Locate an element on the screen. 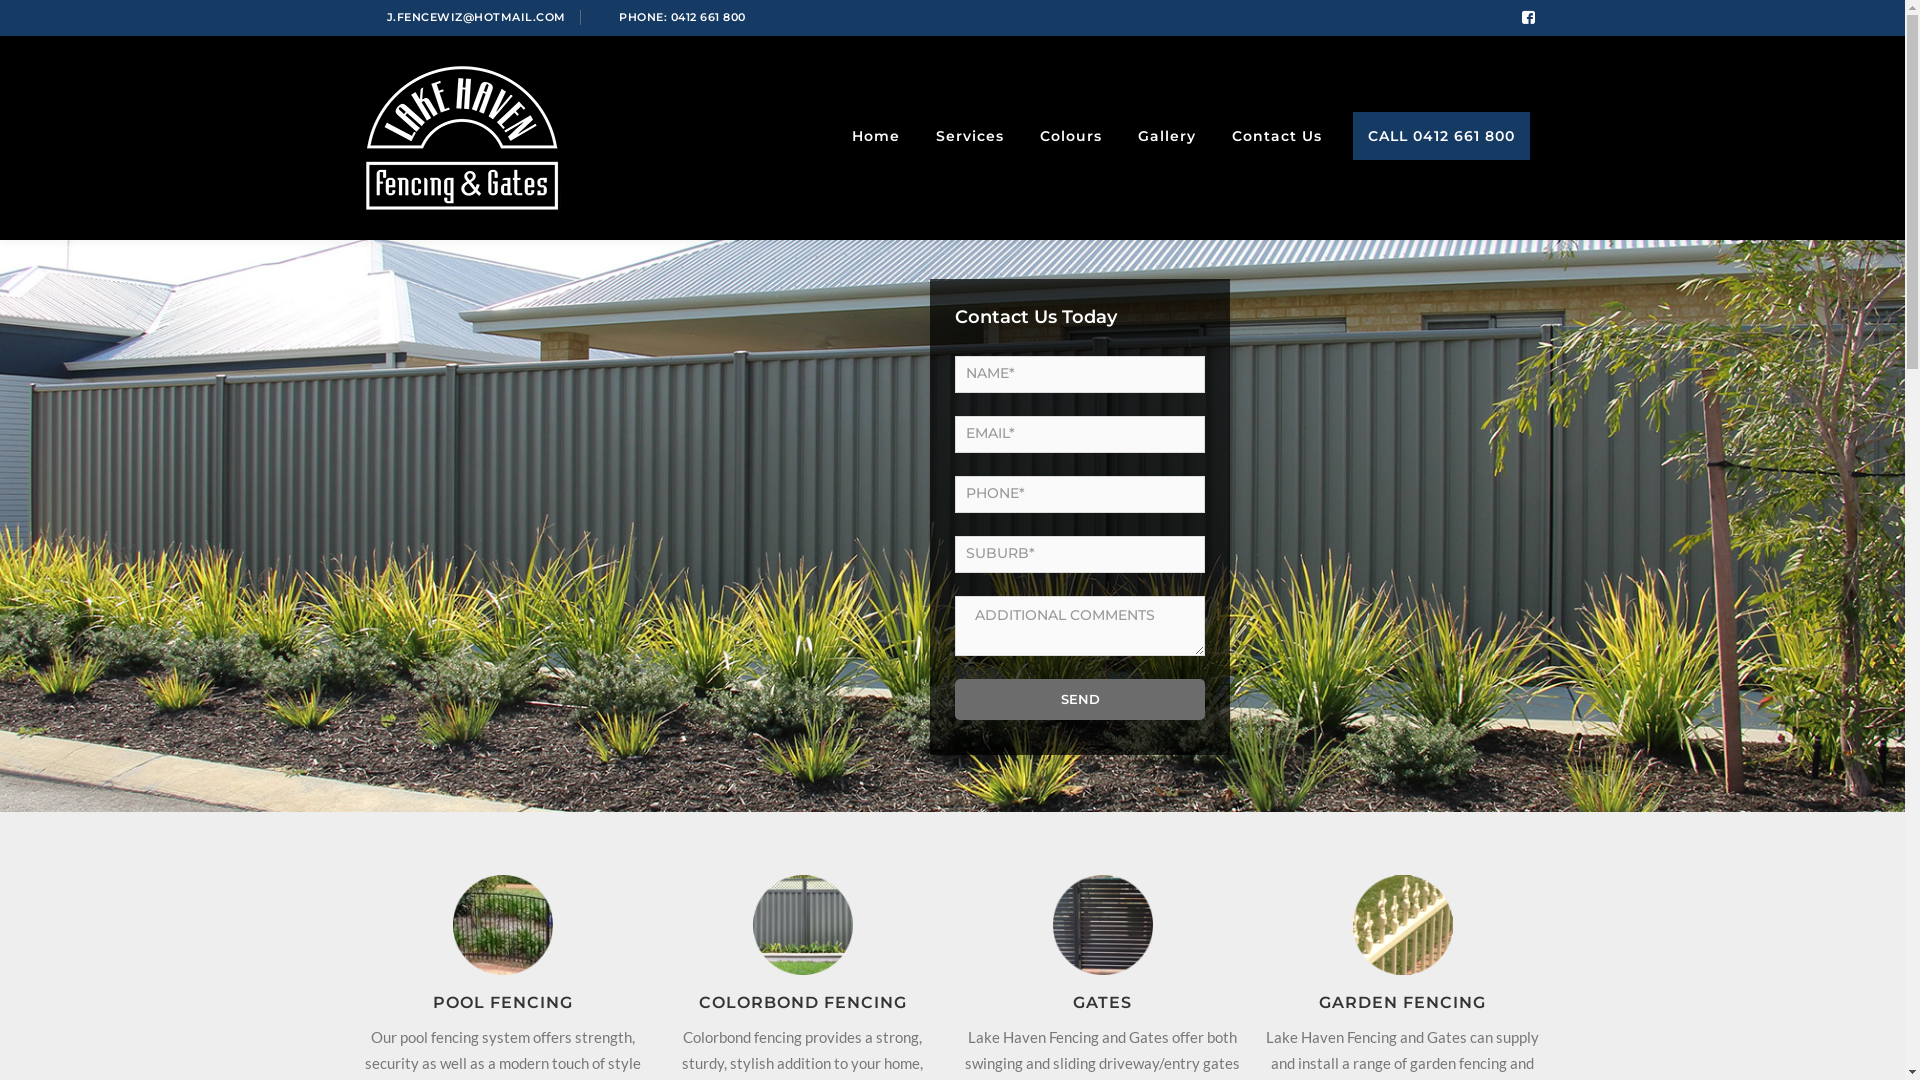 Image resolution: width=1920 pixels, height=1080 pixels. 'Home' is located at coordinates (874, 135).